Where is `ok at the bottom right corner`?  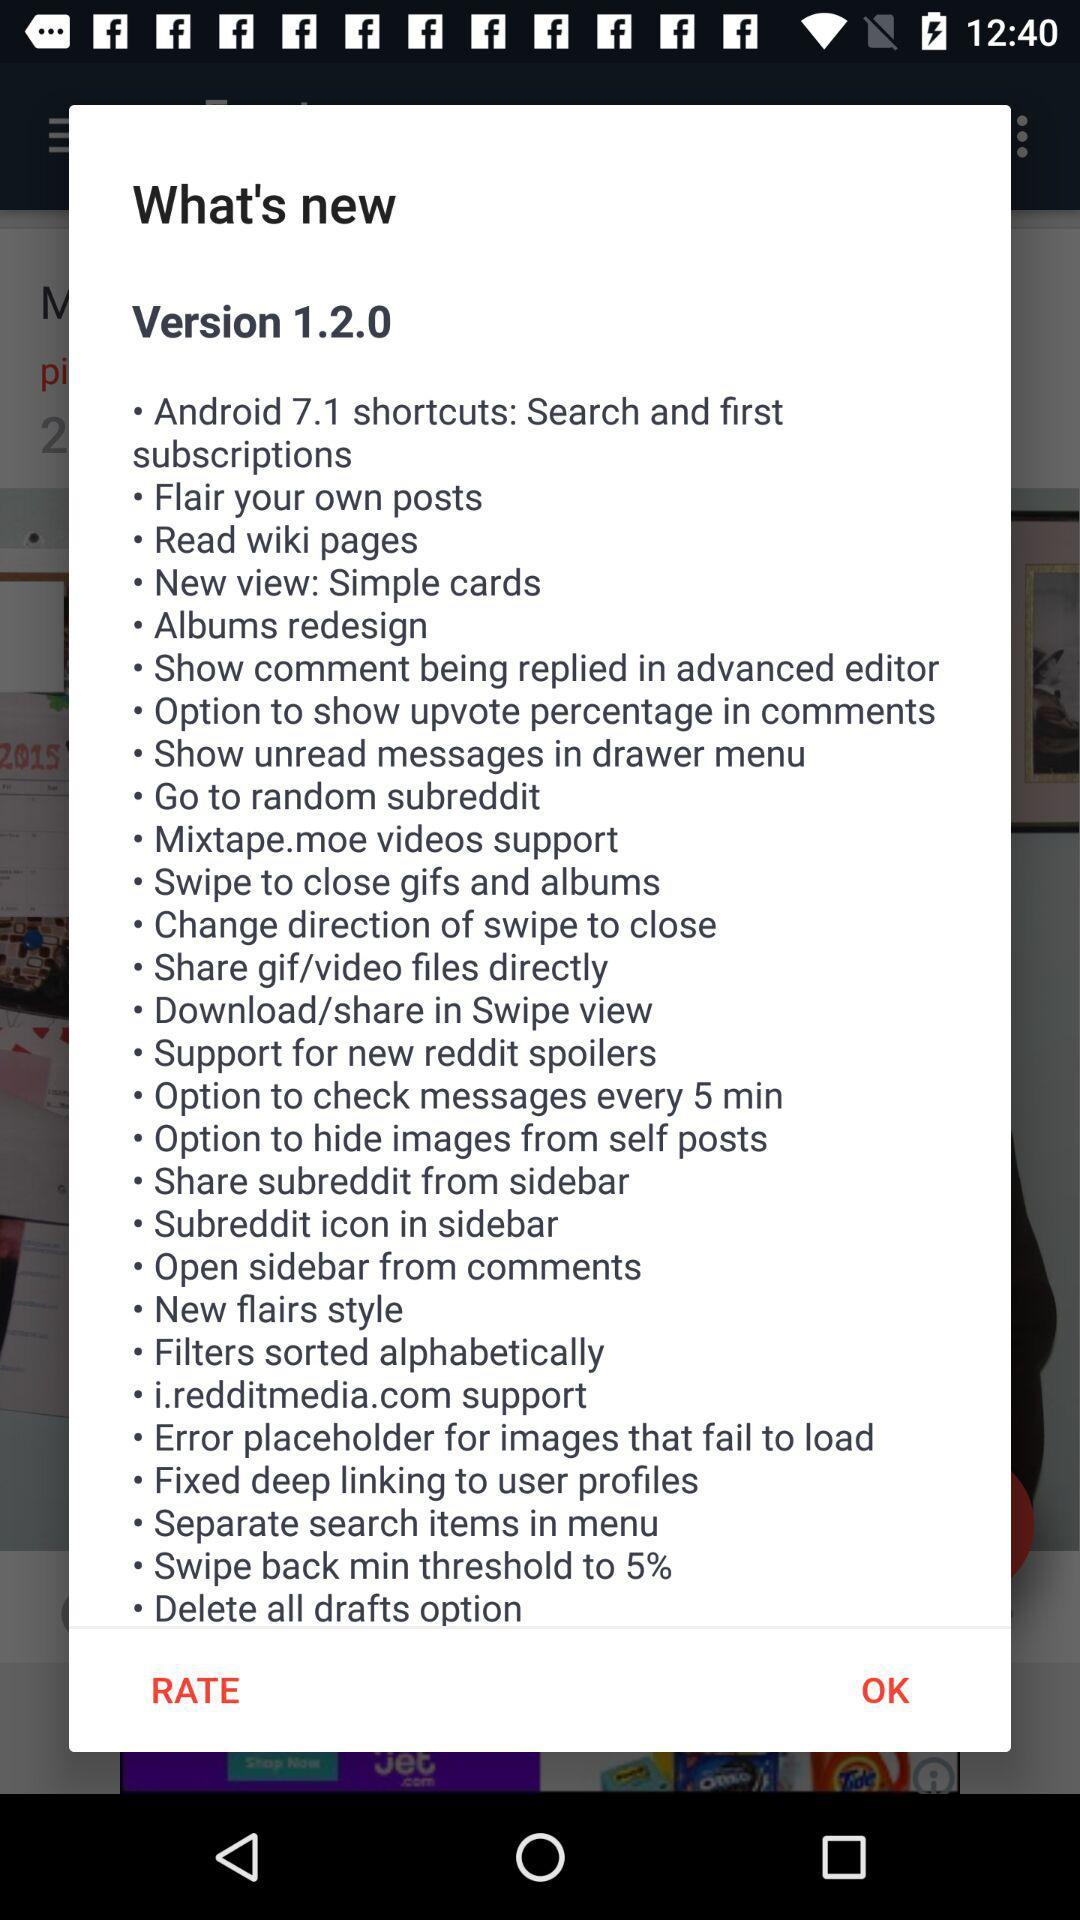
ok at the bottom right corner is located at coordinates (883, 1688).